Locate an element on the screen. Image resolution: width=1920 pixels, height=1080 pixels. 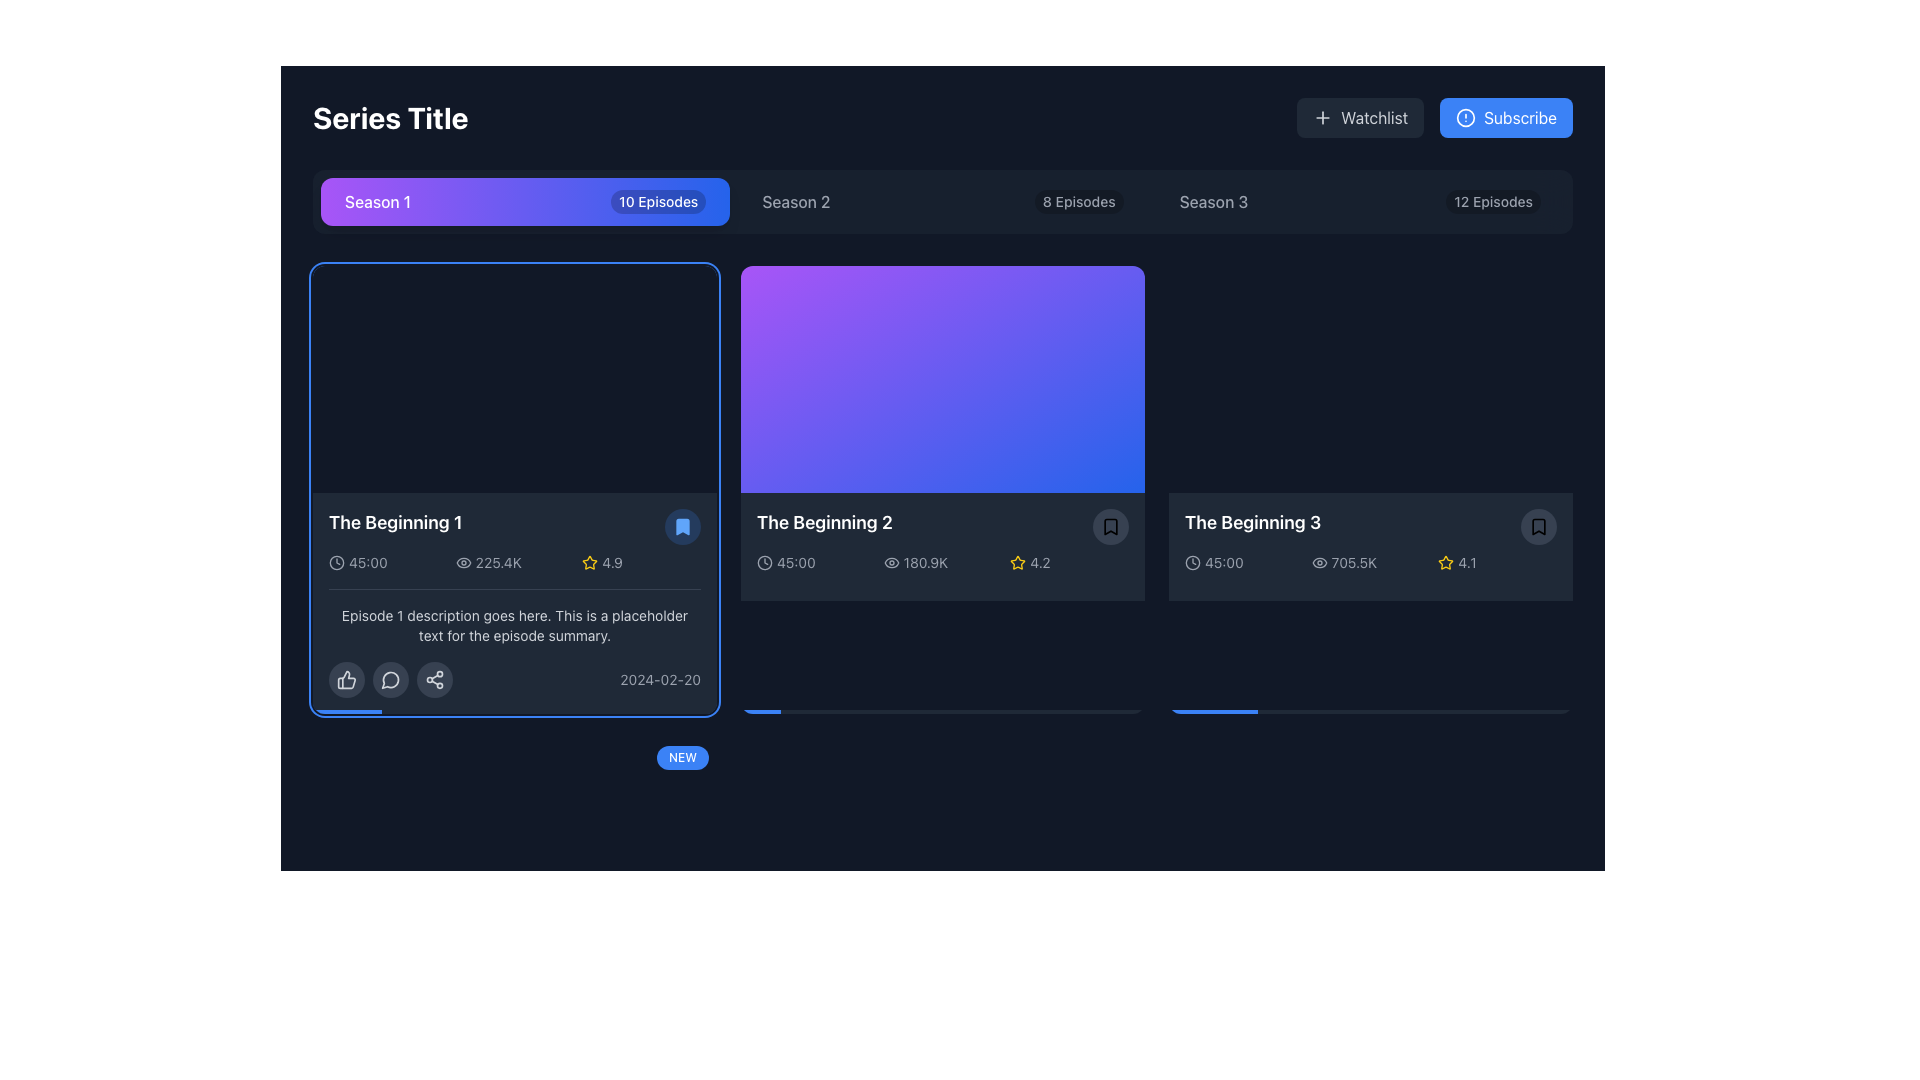
the progress bar located at the bottom of the card labeled 'The Beginning 3', which visually indicates a completion percentage of 22% is located at coordinates (1370, 711).